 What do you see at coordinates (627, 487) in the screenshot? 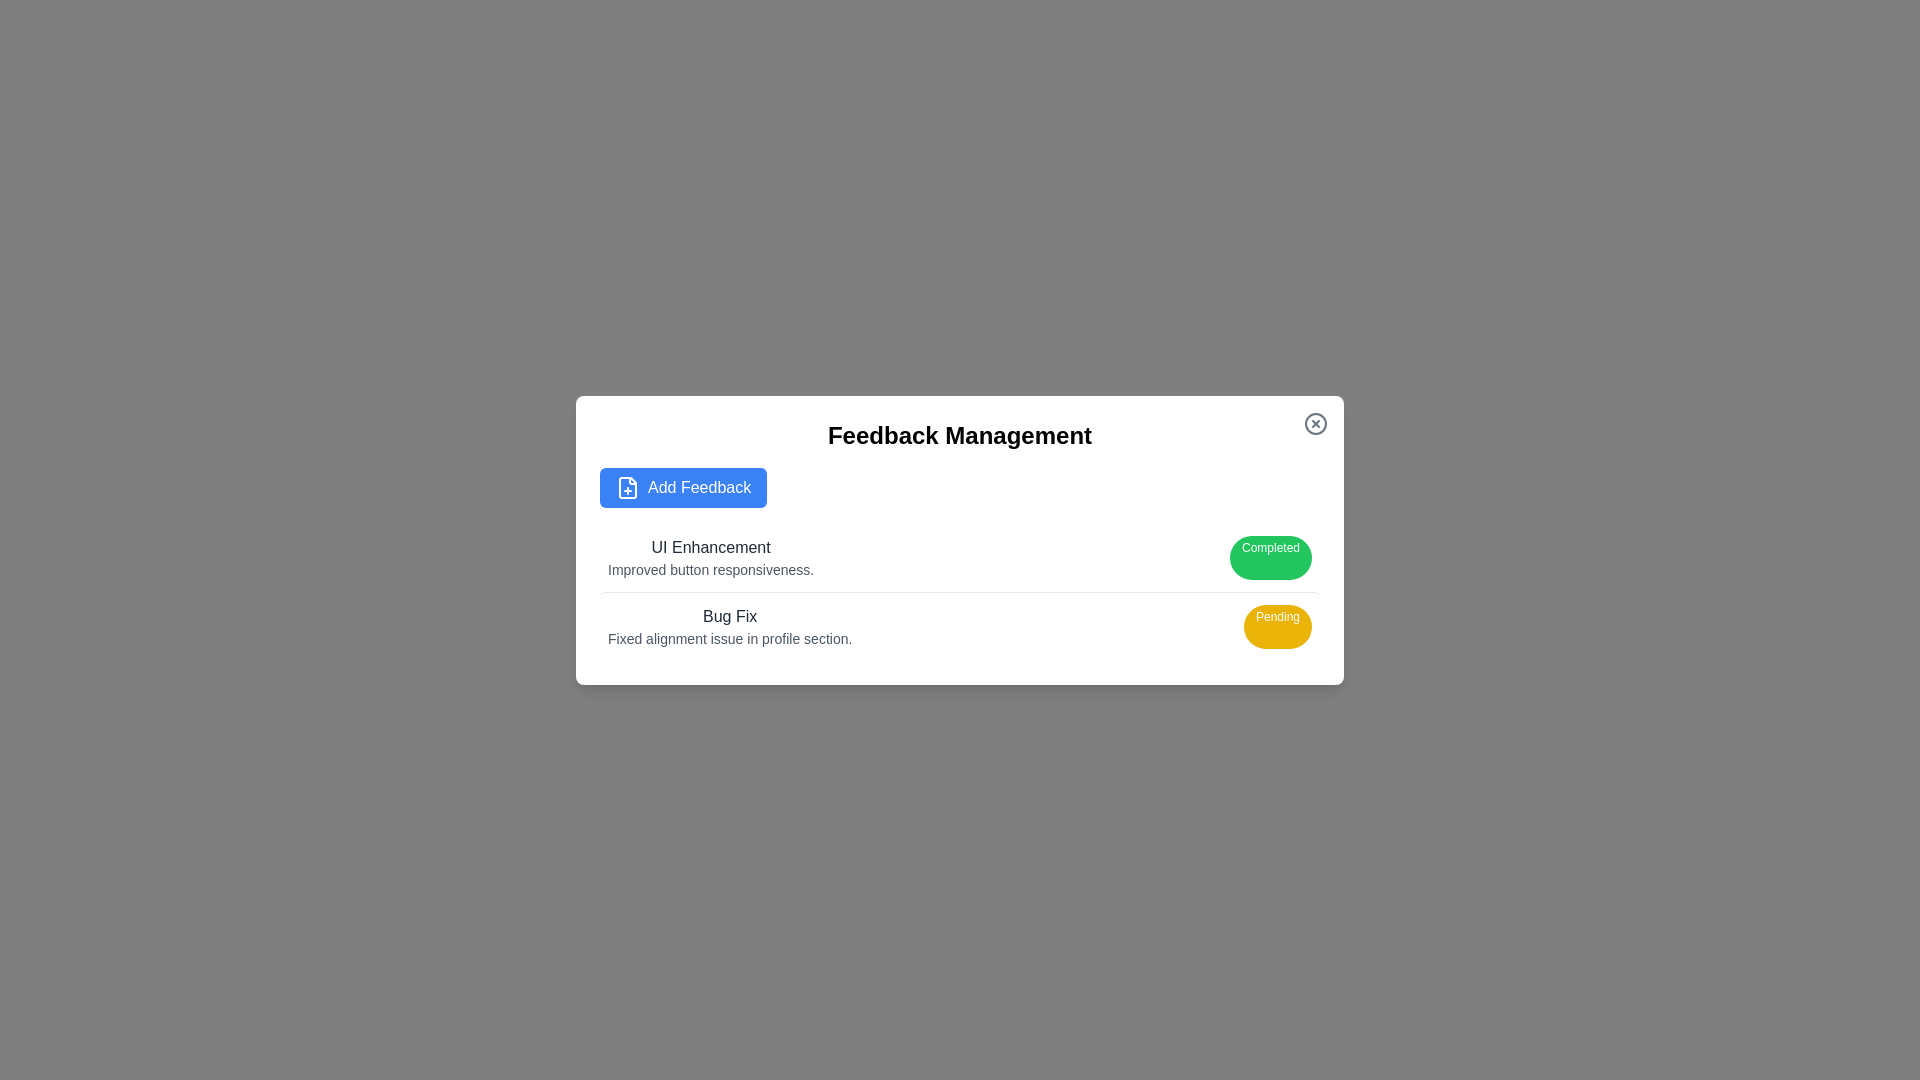
I see `the 'Add Feedback' icon located in the top-left section of the dialog window, which represents adding a new file or entry` at bounding box center [627, 487].